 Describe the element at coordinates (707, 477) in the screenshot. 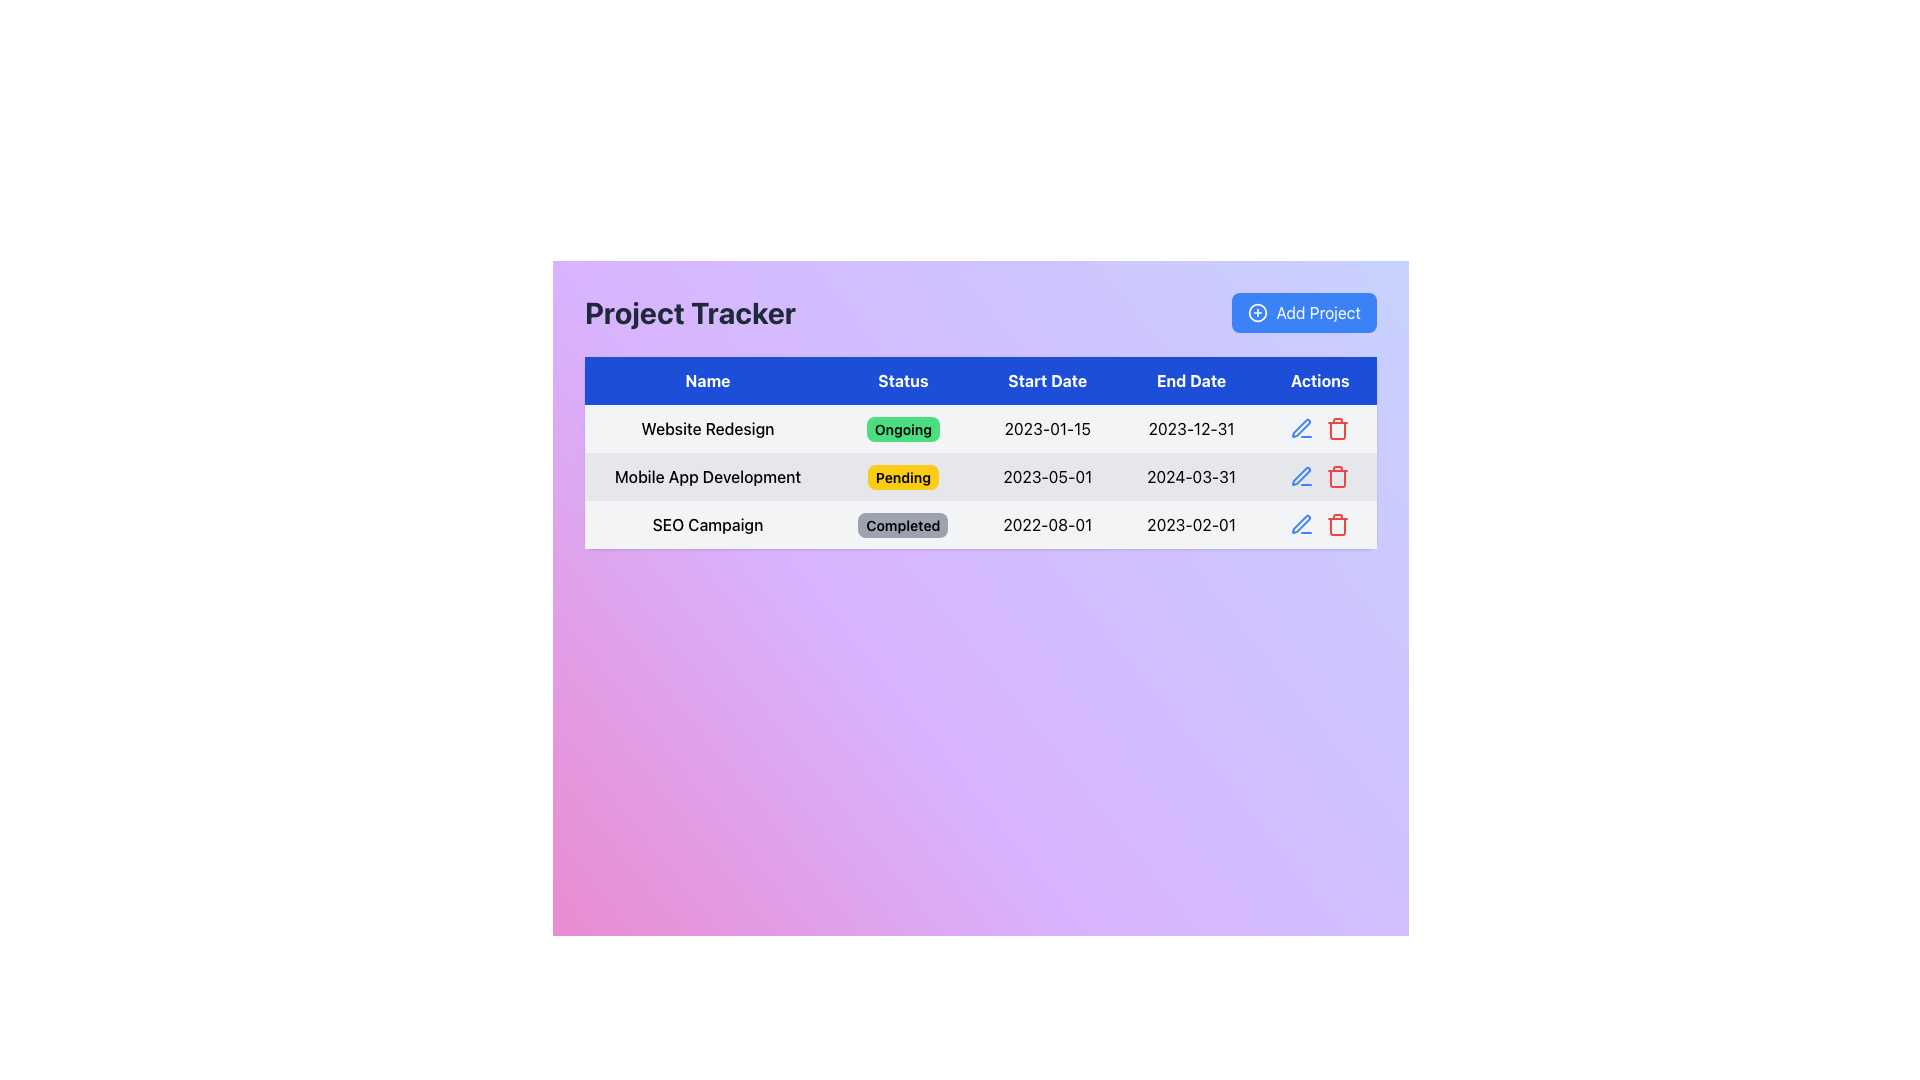

I see `the text label displaying 'Mobile App Development' in the second row under the 'Name' column of the data table` at that location.